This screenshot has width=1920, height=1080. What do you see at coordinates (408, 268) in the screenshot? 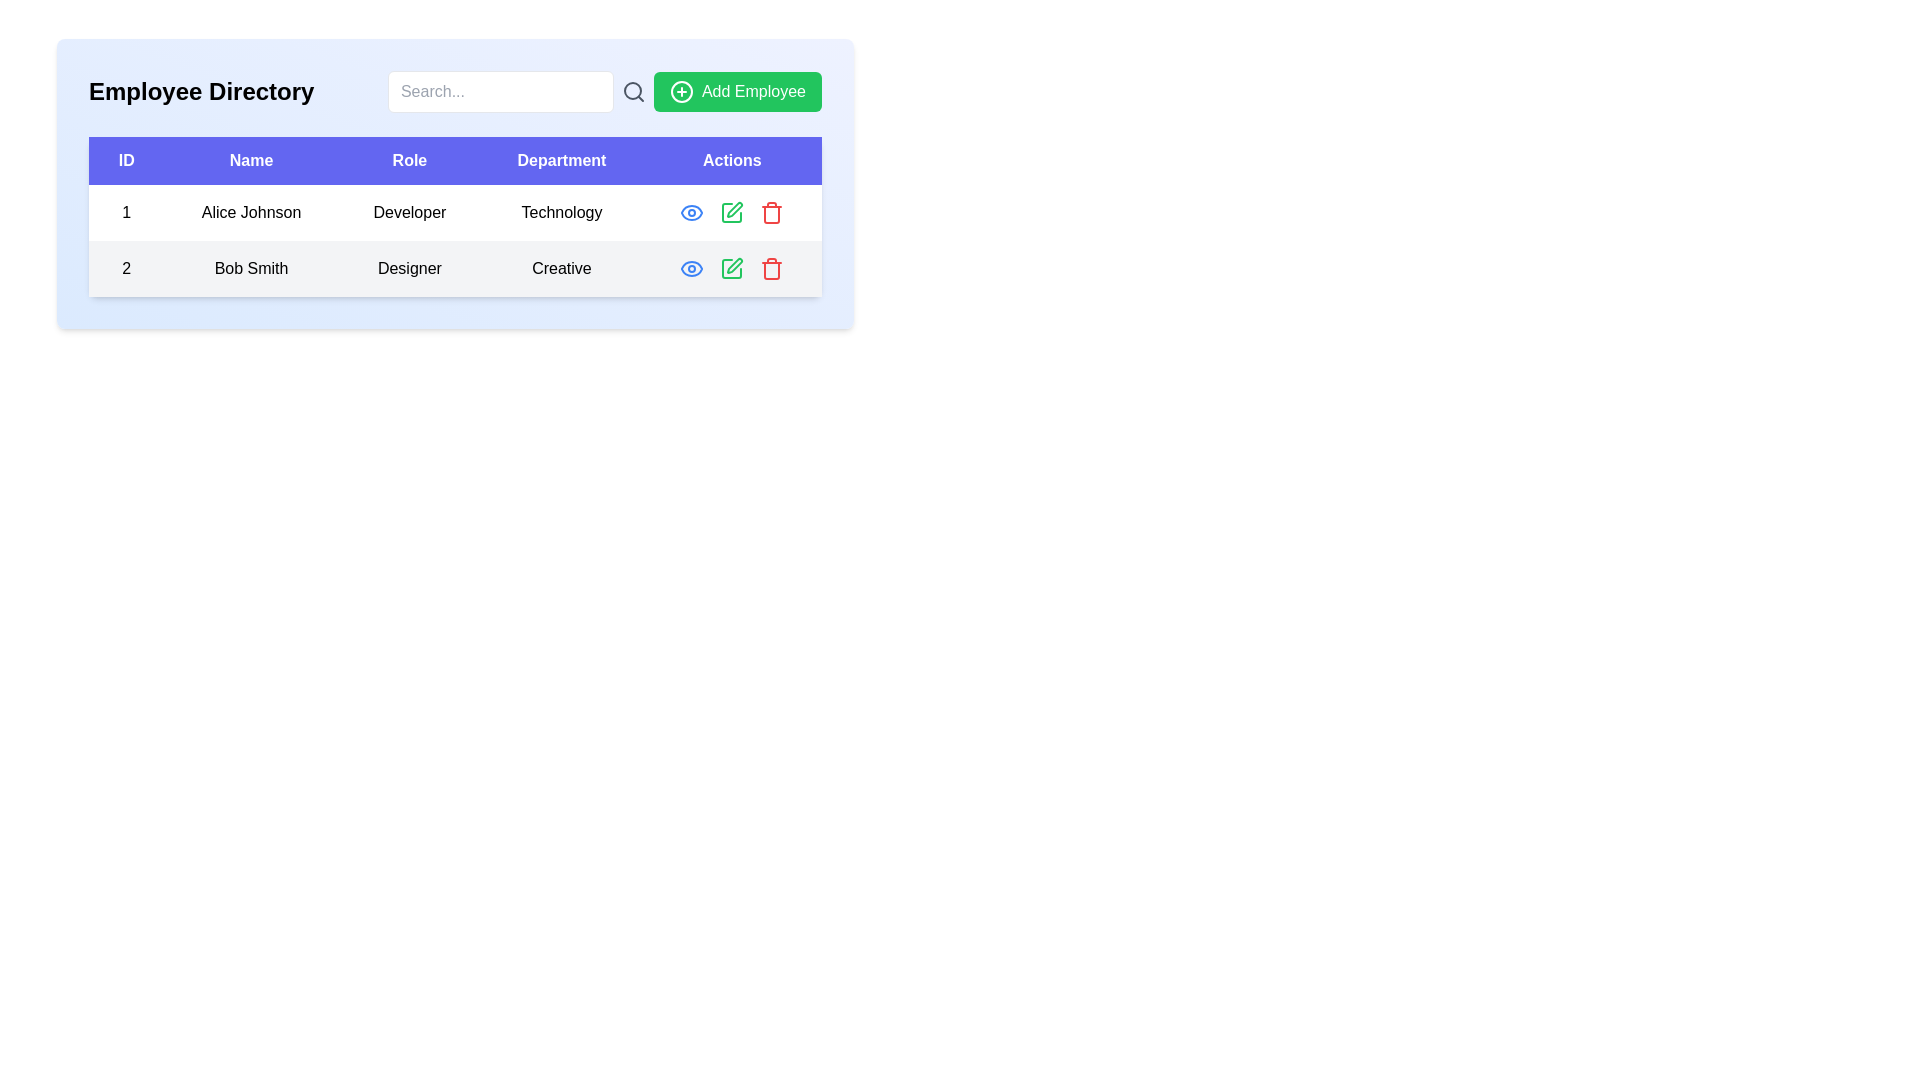
I see `the static text label displaying 'Designer' in the 'Role' column for 'Bob Smith' in the Employee Directory table` at bounding box center [408, 268].